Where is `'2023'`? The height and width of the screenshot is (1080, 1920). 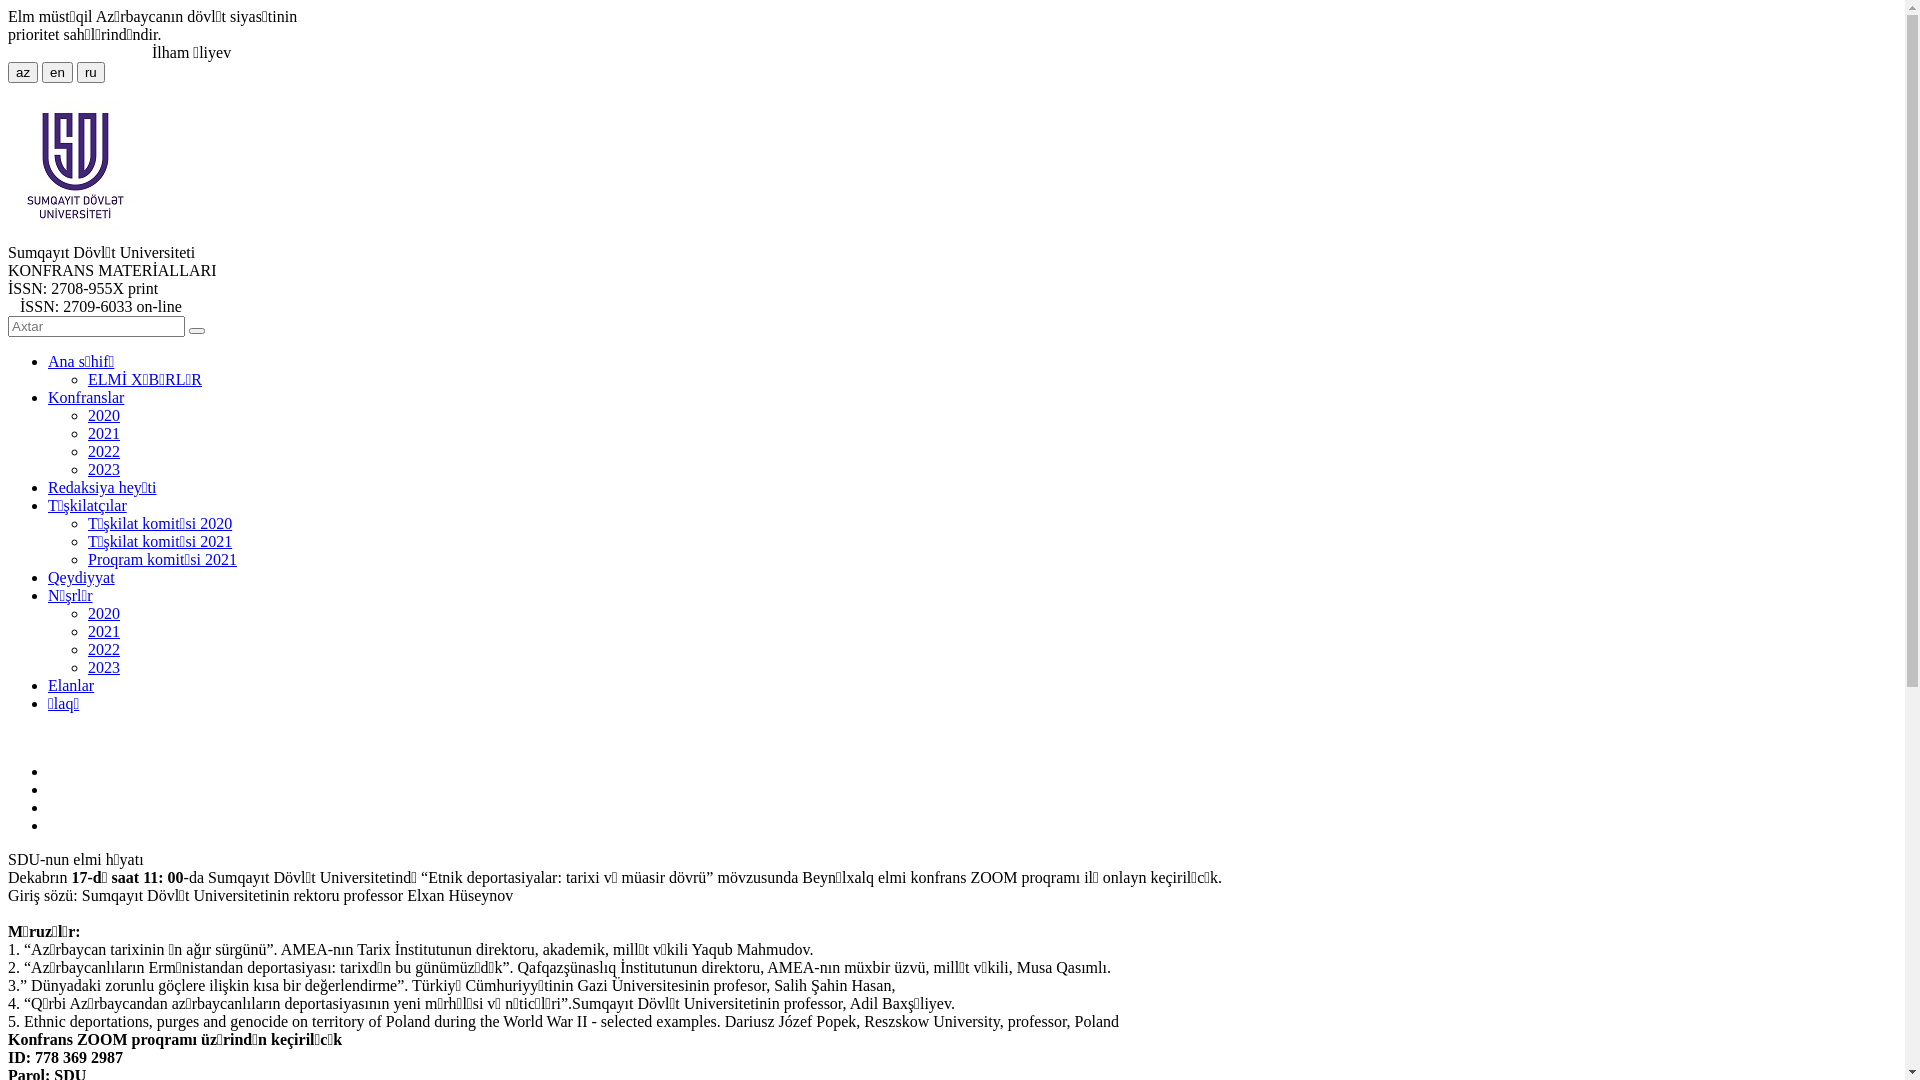 '2023' is located at coordinates (86, 469).